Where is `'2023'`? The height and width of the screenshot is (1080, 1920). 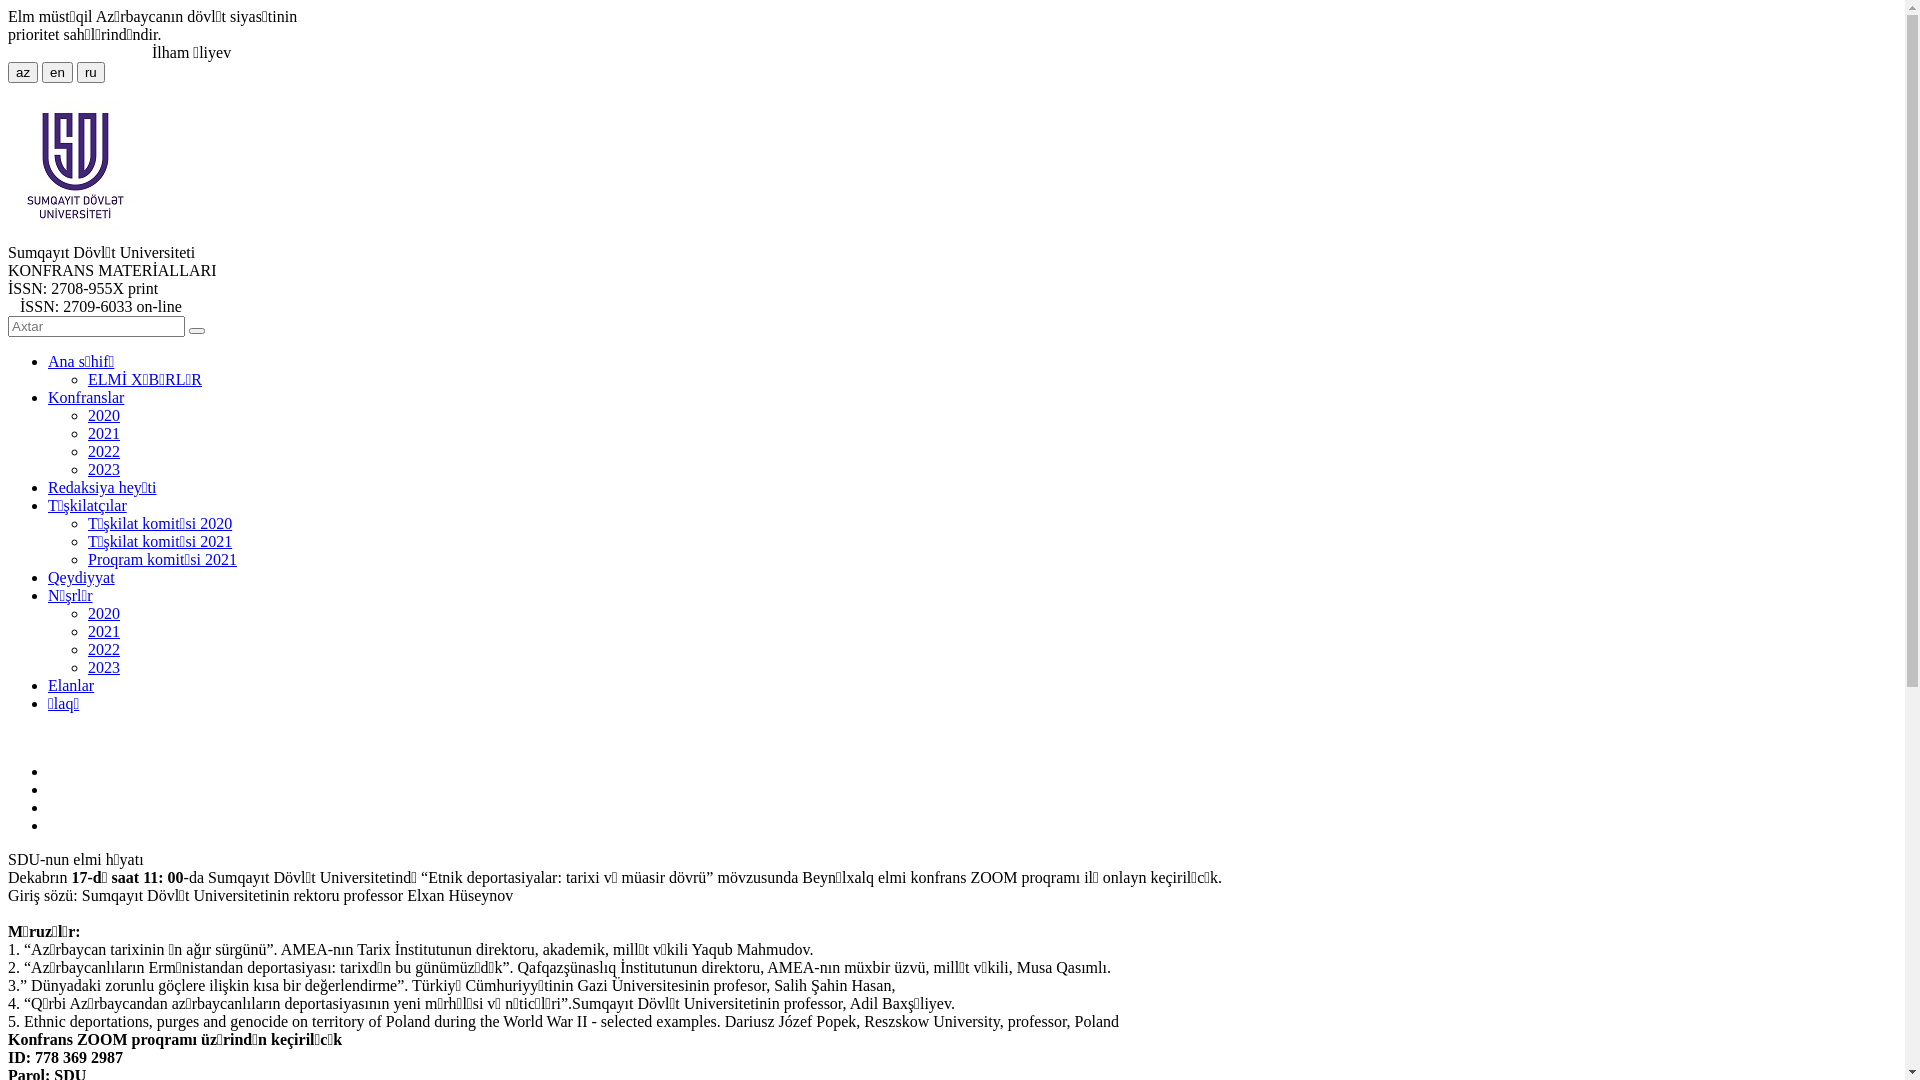 '2023' is located at coordinates (86, 469).